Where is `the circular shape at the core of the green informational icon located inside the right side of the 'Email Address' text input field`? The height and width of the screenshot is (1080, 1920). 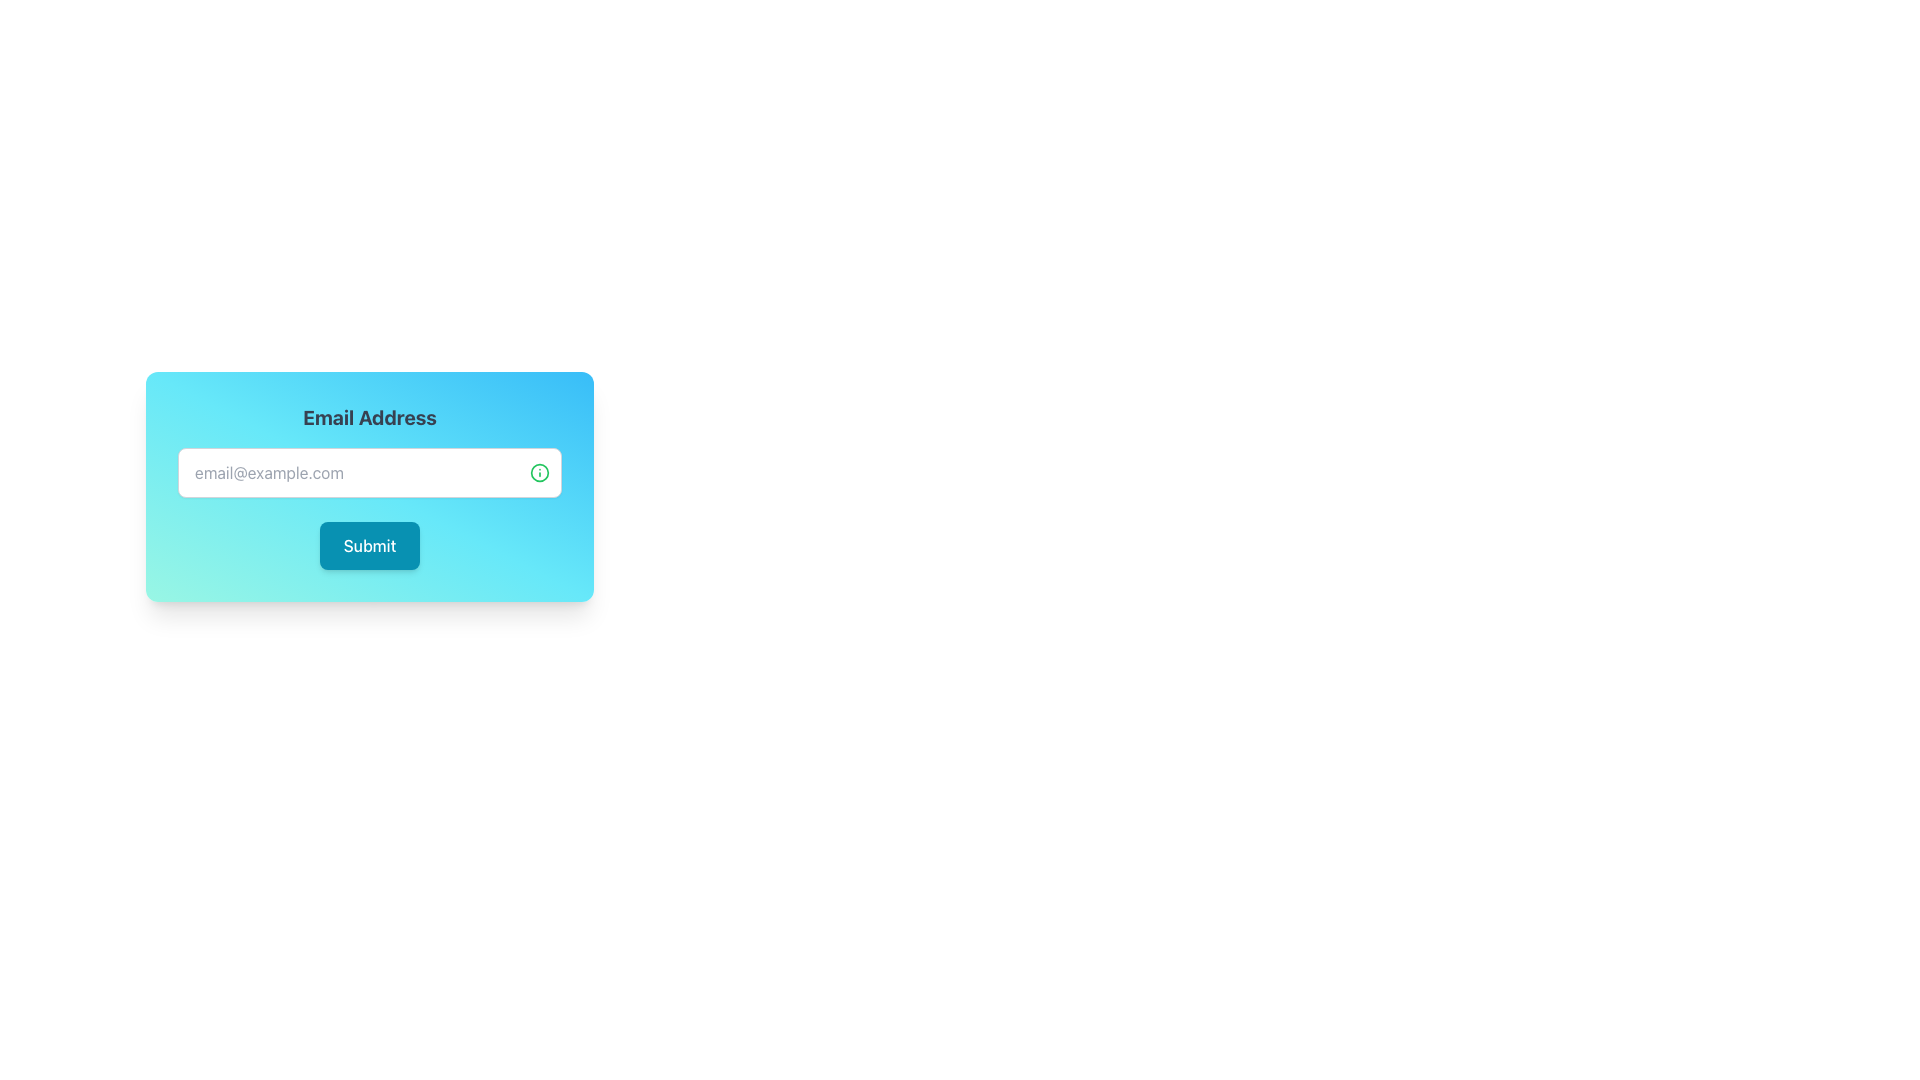
the circular shape at the core of the green informational icon located inside the right side of the 'Email Address' text input field is located at coordinates (539, 473).